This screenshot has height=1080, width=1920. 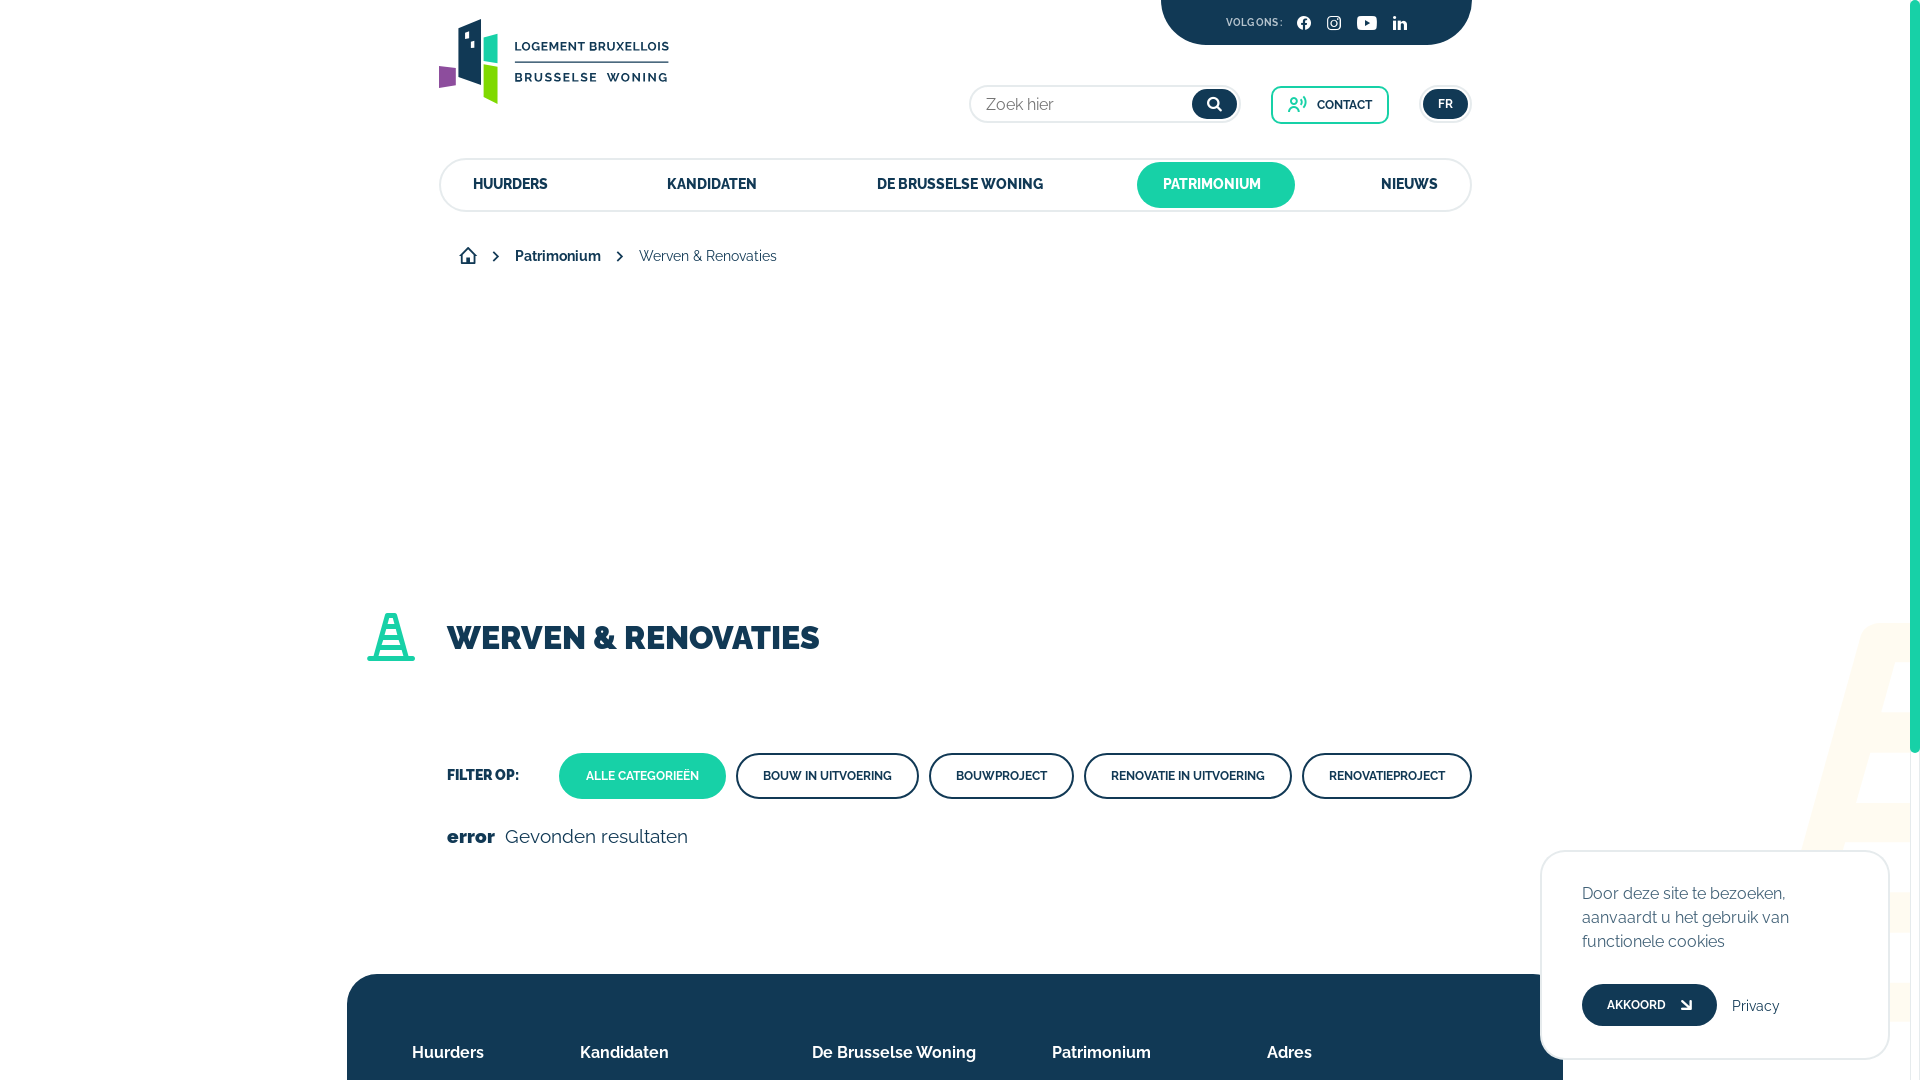 What do you see at coordinates (446, 1051) in the screenshot?
I see `'Huurders'` at bounding box center [446, 1051].